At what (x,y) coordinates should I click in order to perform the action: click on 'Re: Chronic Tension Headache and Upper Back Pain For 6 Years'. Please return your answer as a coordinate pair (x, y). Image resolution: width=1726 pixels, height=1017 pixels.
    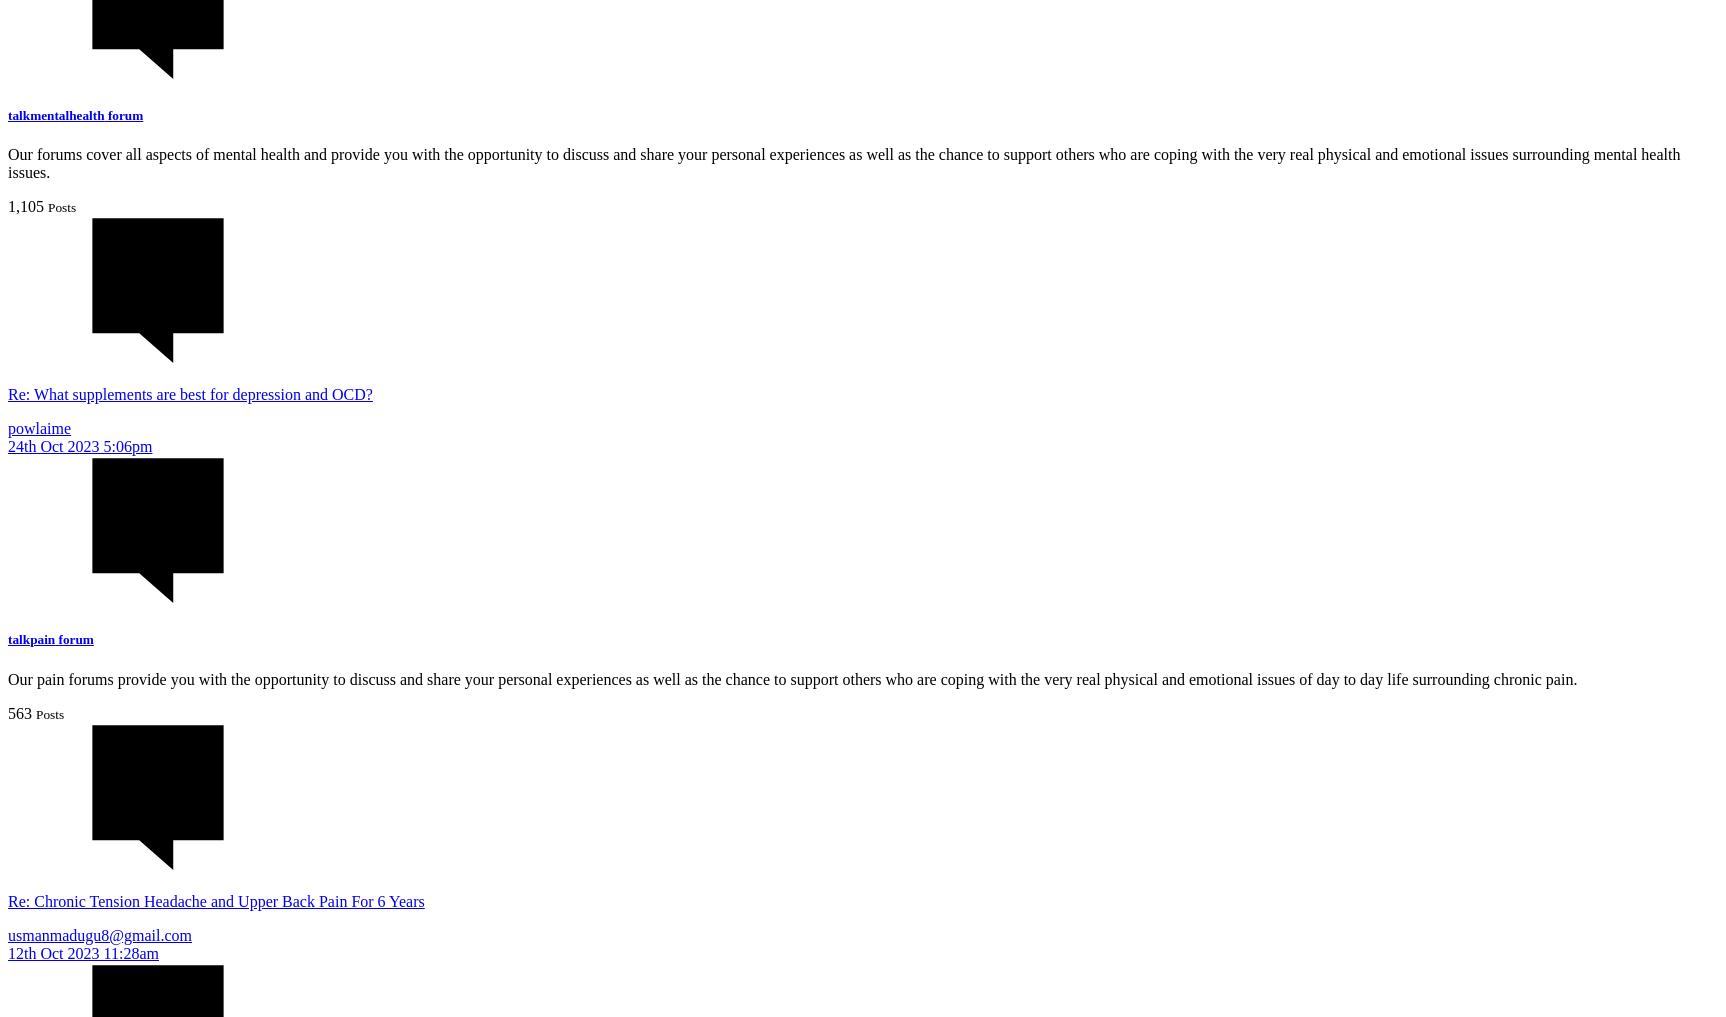
    Looking at the image, I should click on (7, 900).